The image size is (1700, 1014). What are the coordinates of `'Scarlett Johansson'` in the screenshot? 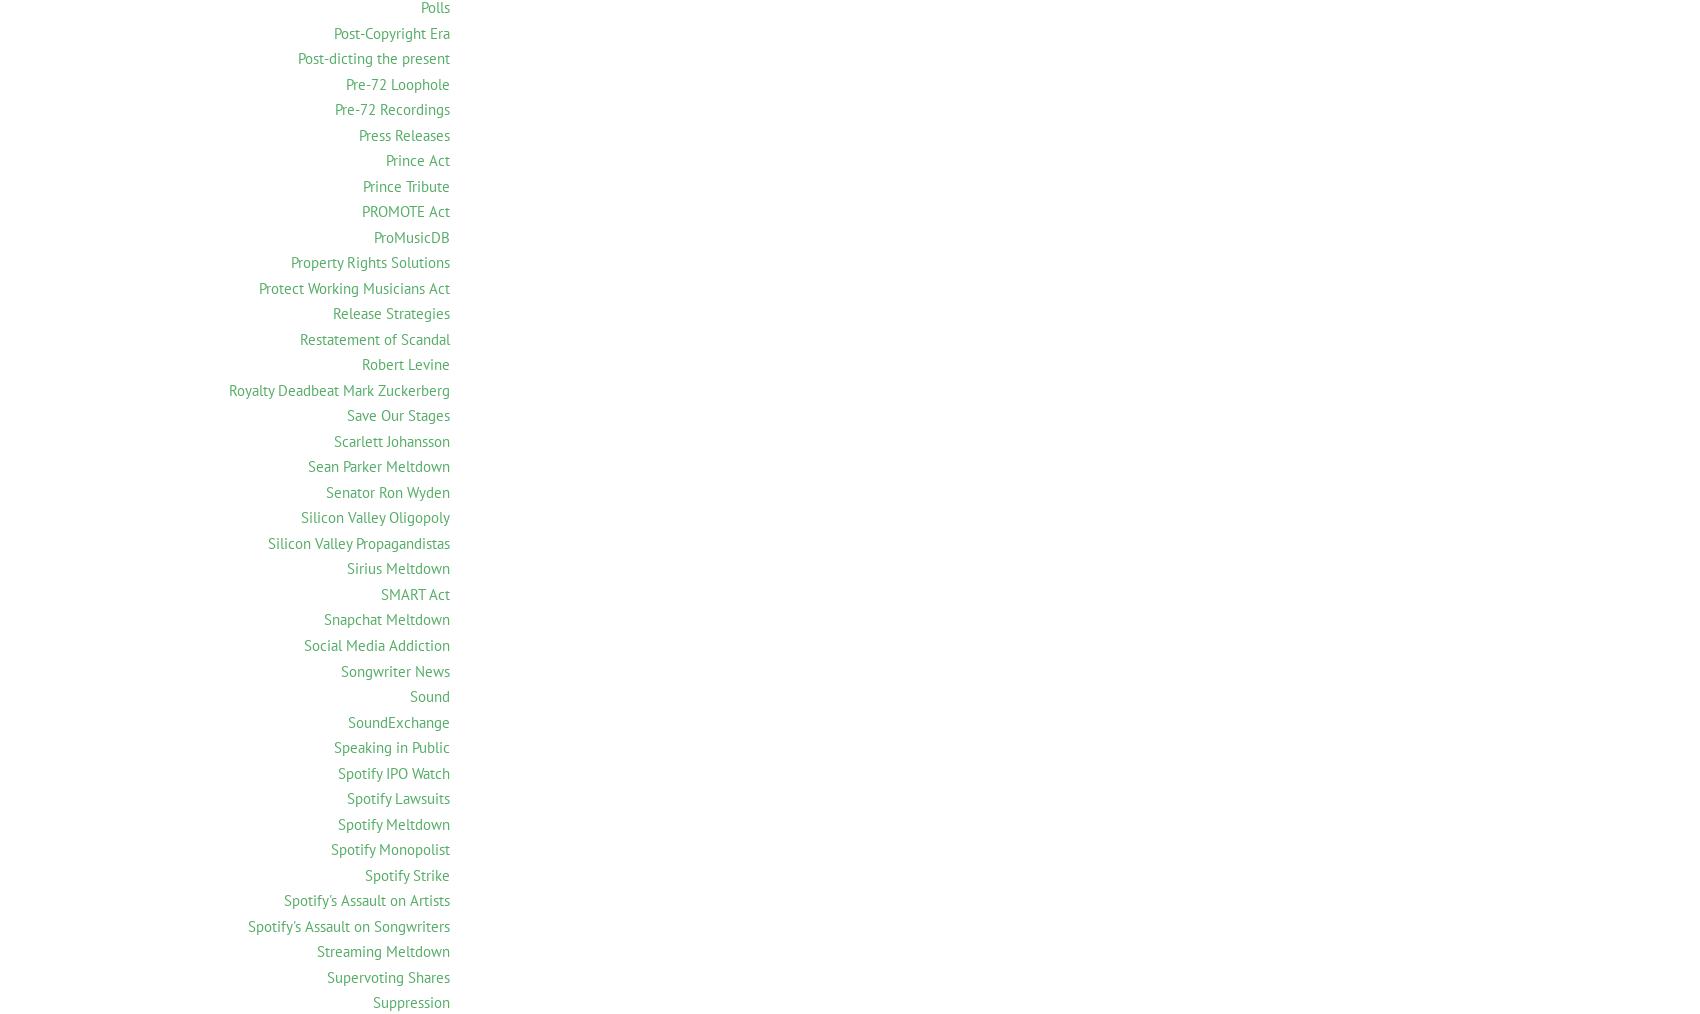 It's located at (391, 440).